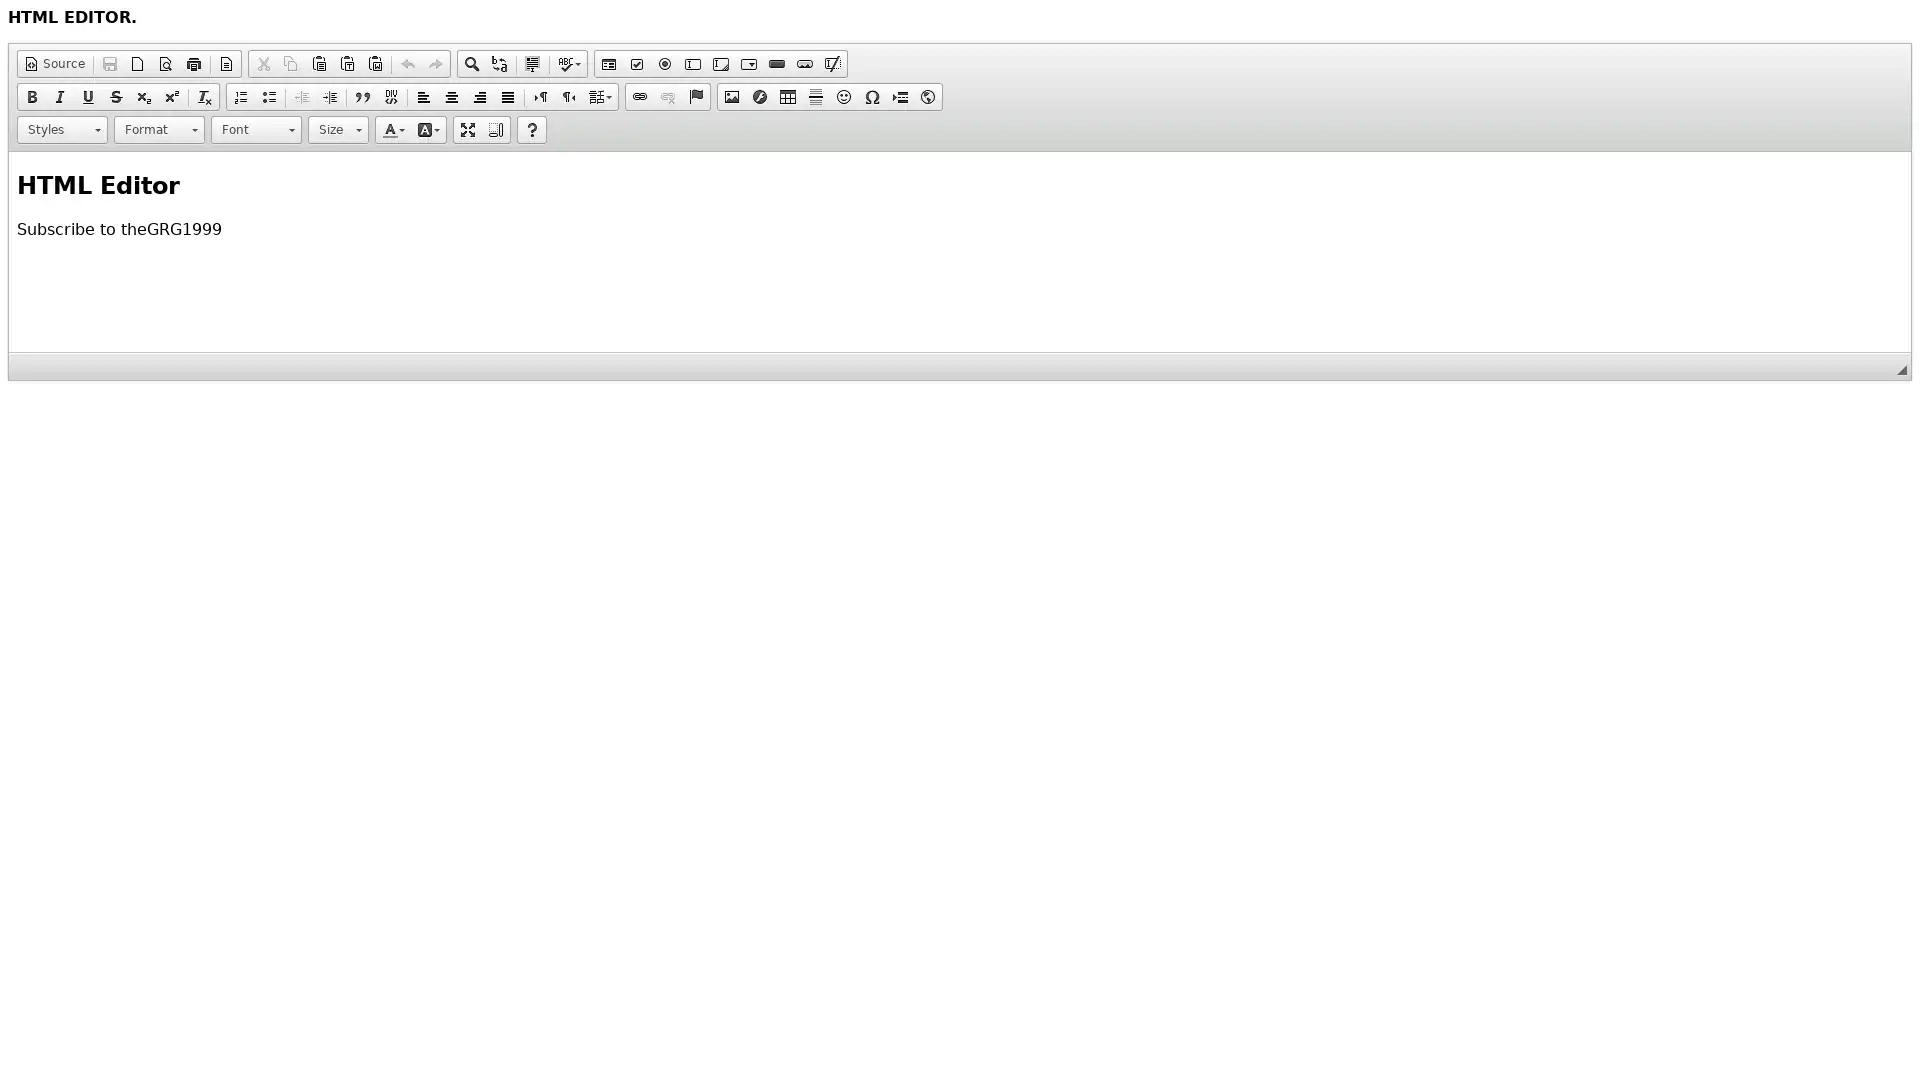 The image size is (1920, 1080). Describe the element at coordinates (226, 63) in the screenshot. I see `Templates` at that location.